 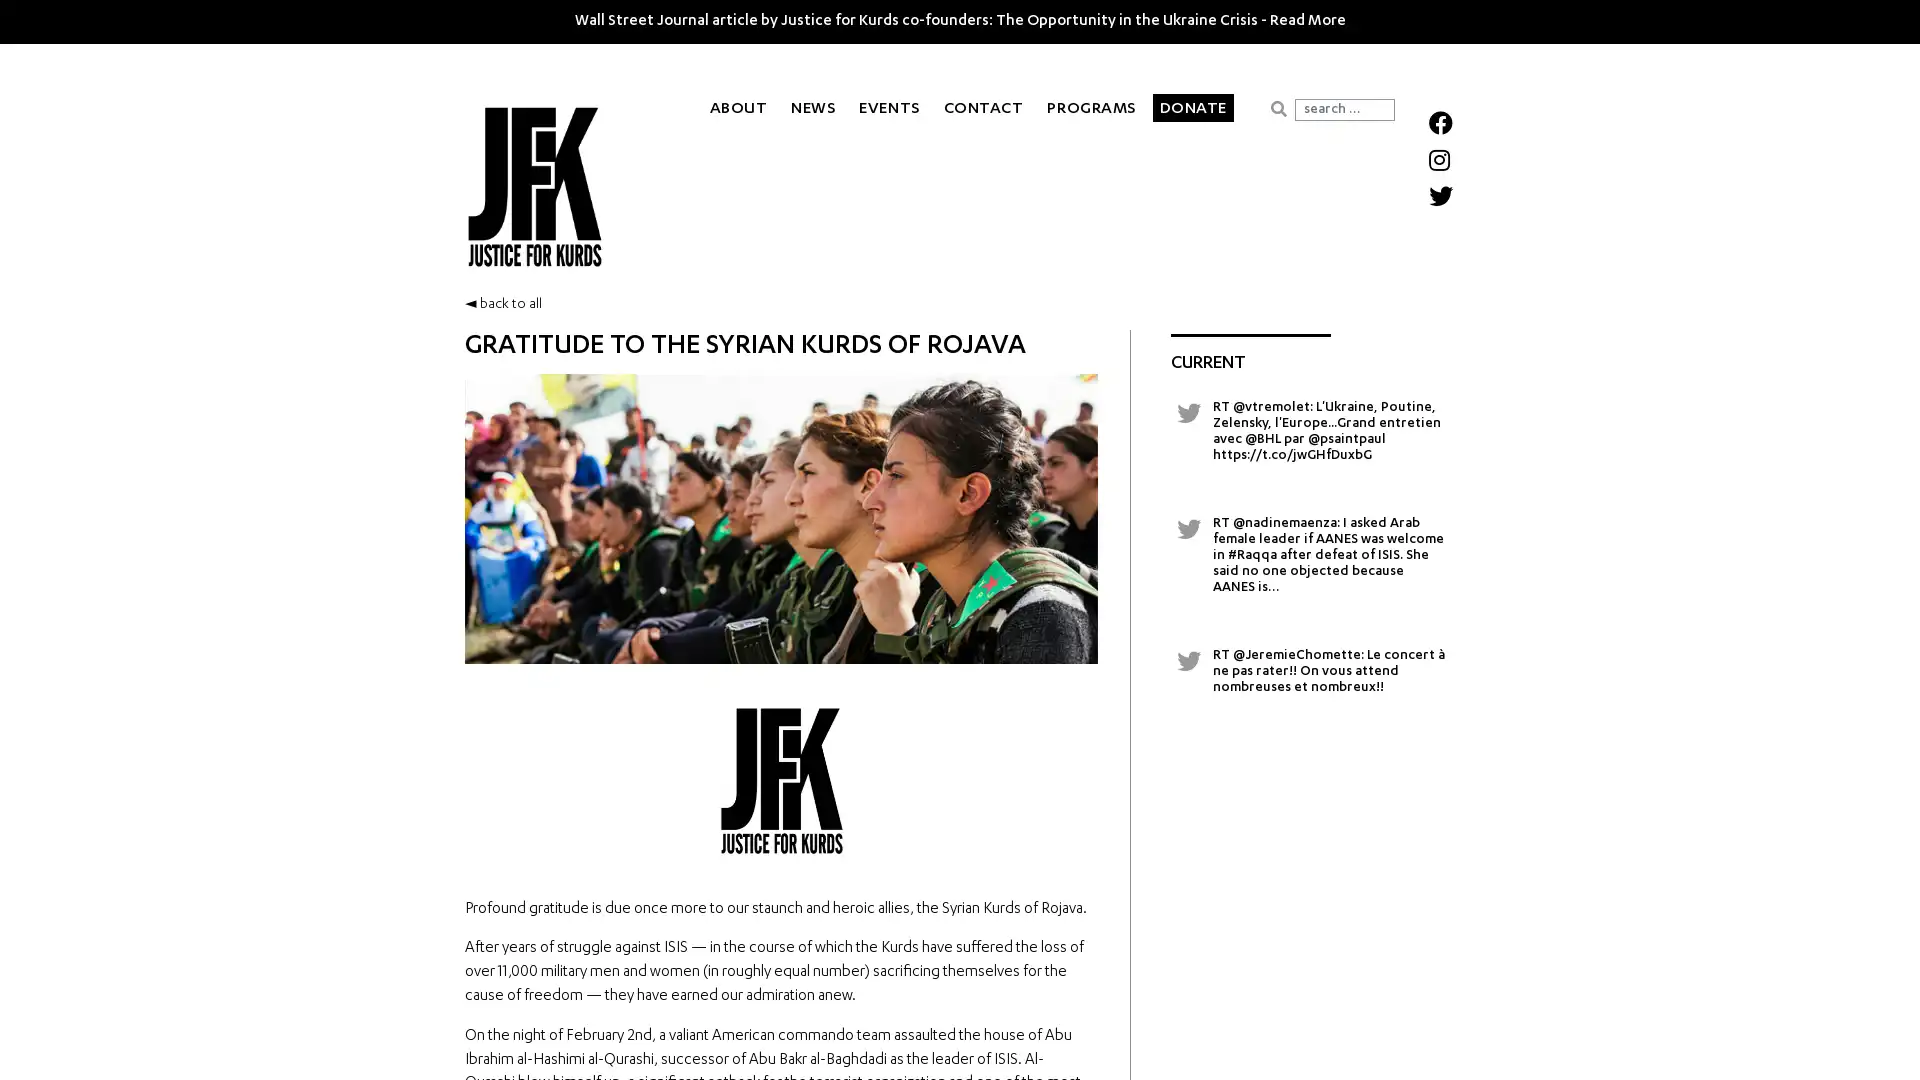 What do you see at coordinates (1277, 108) in the screenshot?
I see `Search` at bounding box center [1277, 108].